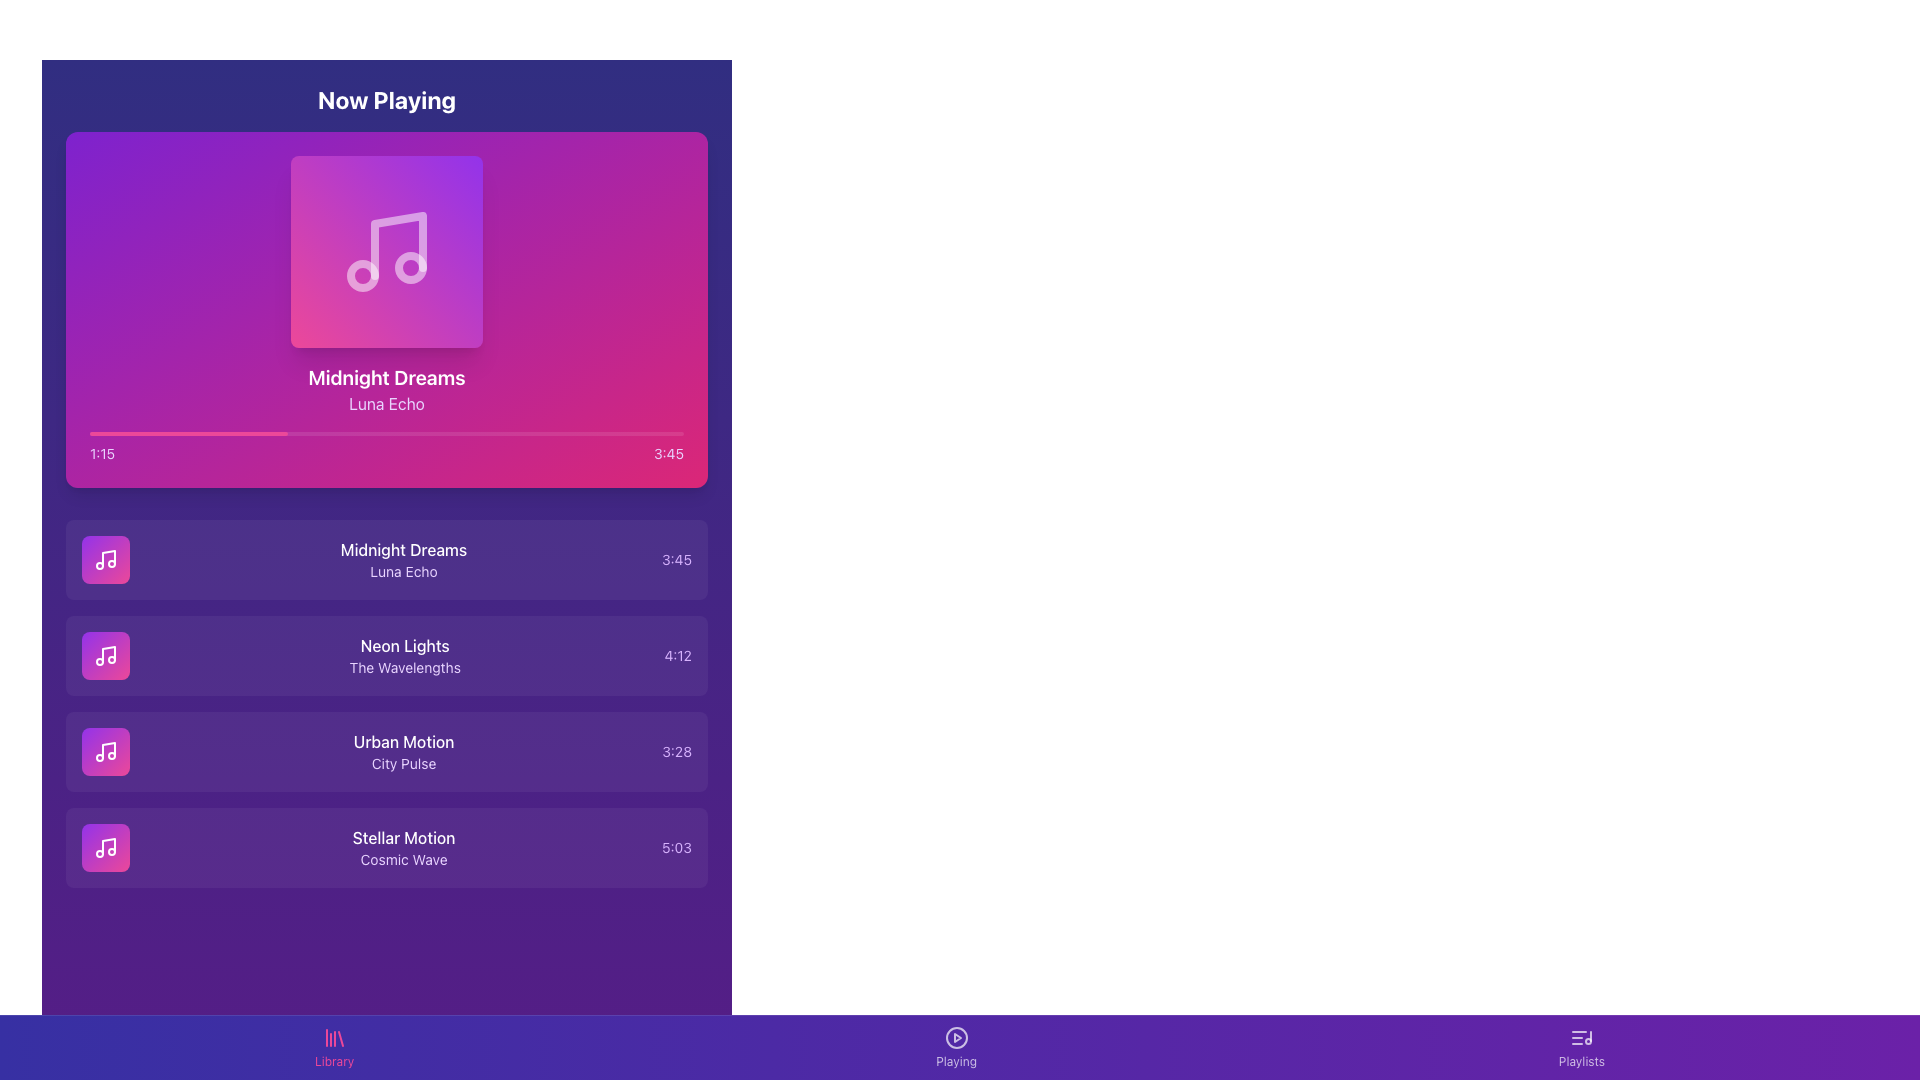 The width and height of the screenshot is (1920, 1080). I want to click on the Navigation button with a pink icon resembling stacked books and the label 'Library', so click(334, 1047).